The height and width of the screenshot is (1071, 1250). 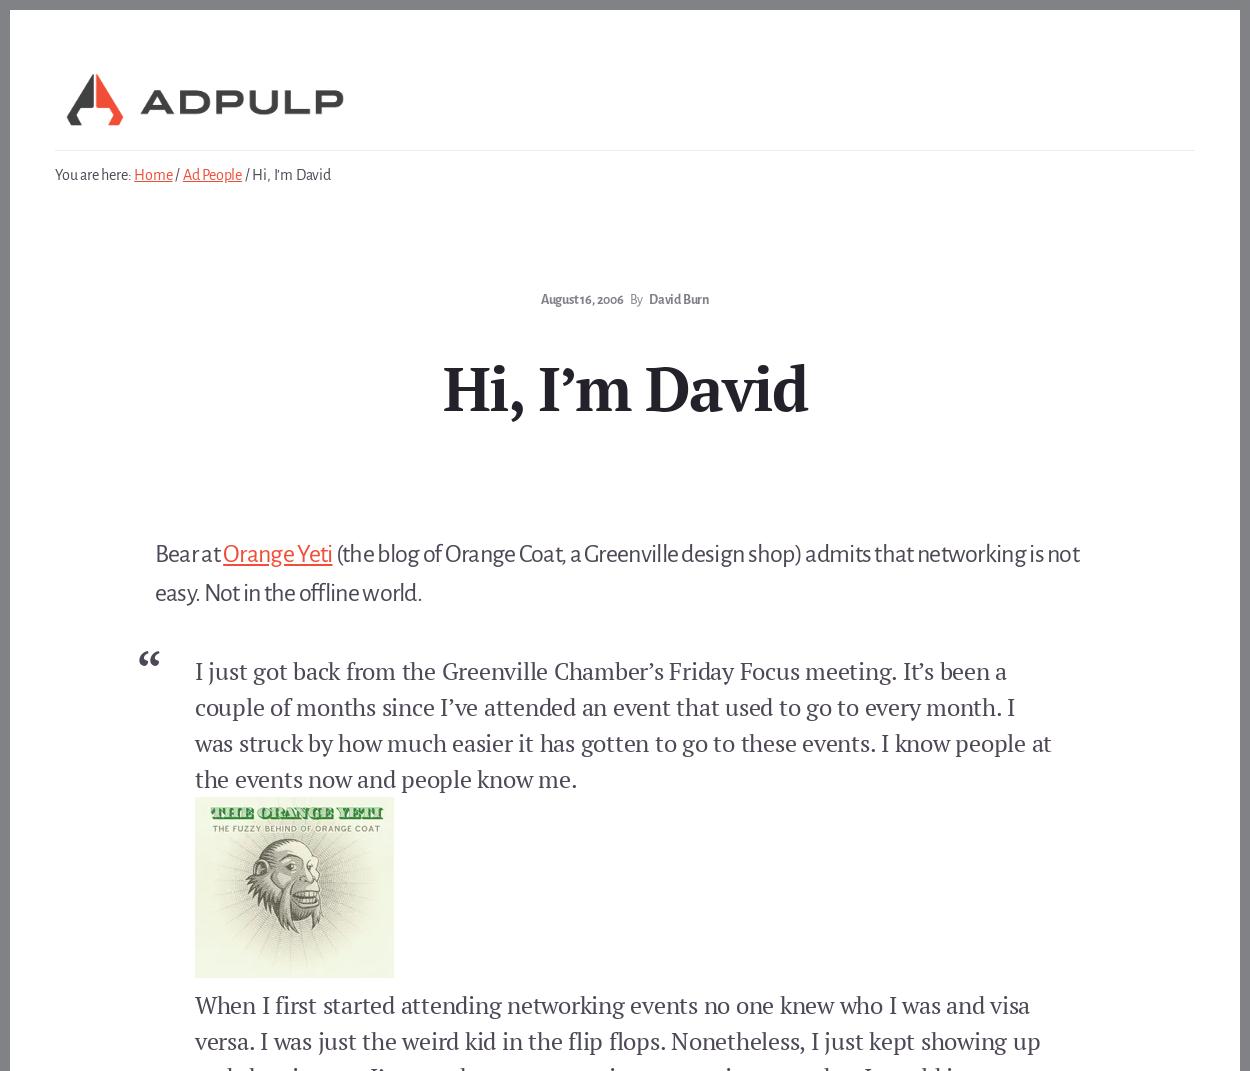 What do you see at coordinates (188, 554) in the screenshot?
I see `'Bear at'` at bounding box center [188, 554].